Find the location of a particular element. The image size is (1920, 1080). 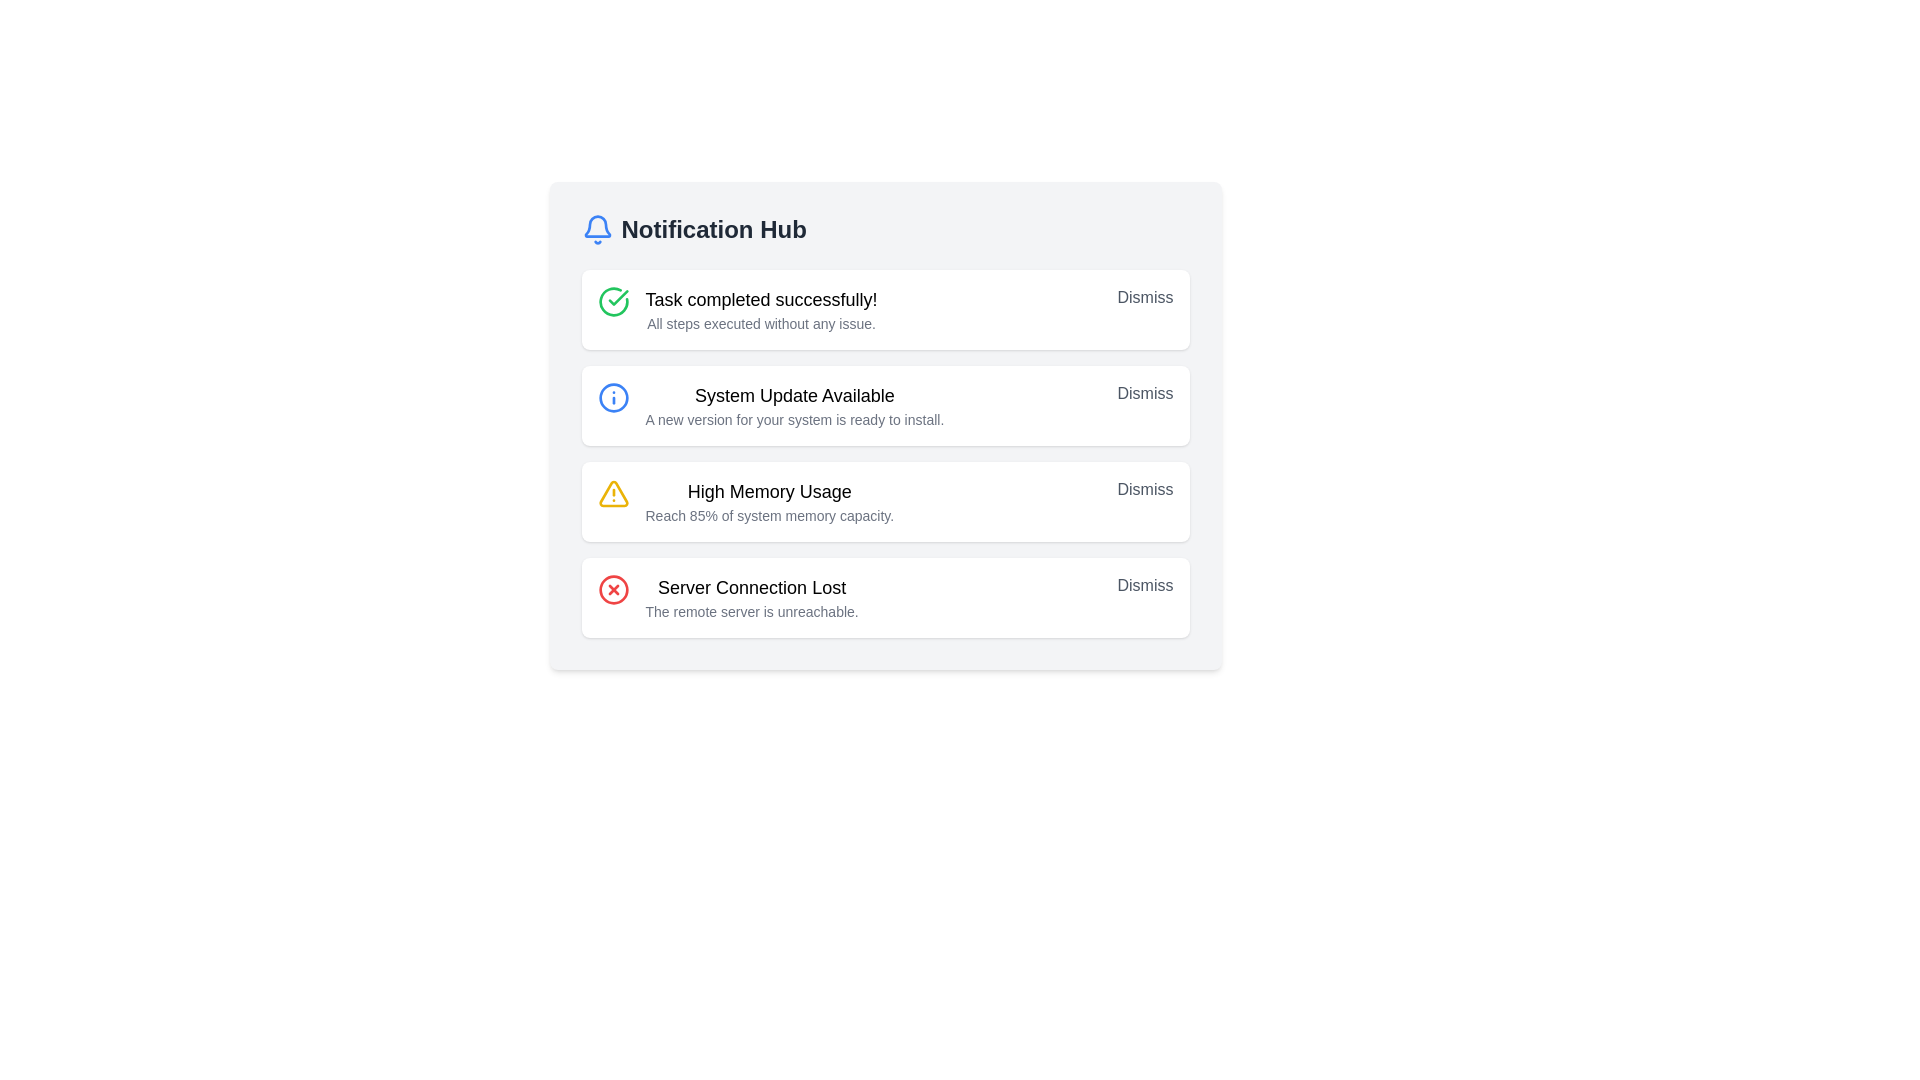

the Notification message stating 'Server Connection Lost' and 'The remote server is unreachable', which is the last item in the notification panel, located beneath the 'High Memory Usage' notification is located at coordinates (751, 596).